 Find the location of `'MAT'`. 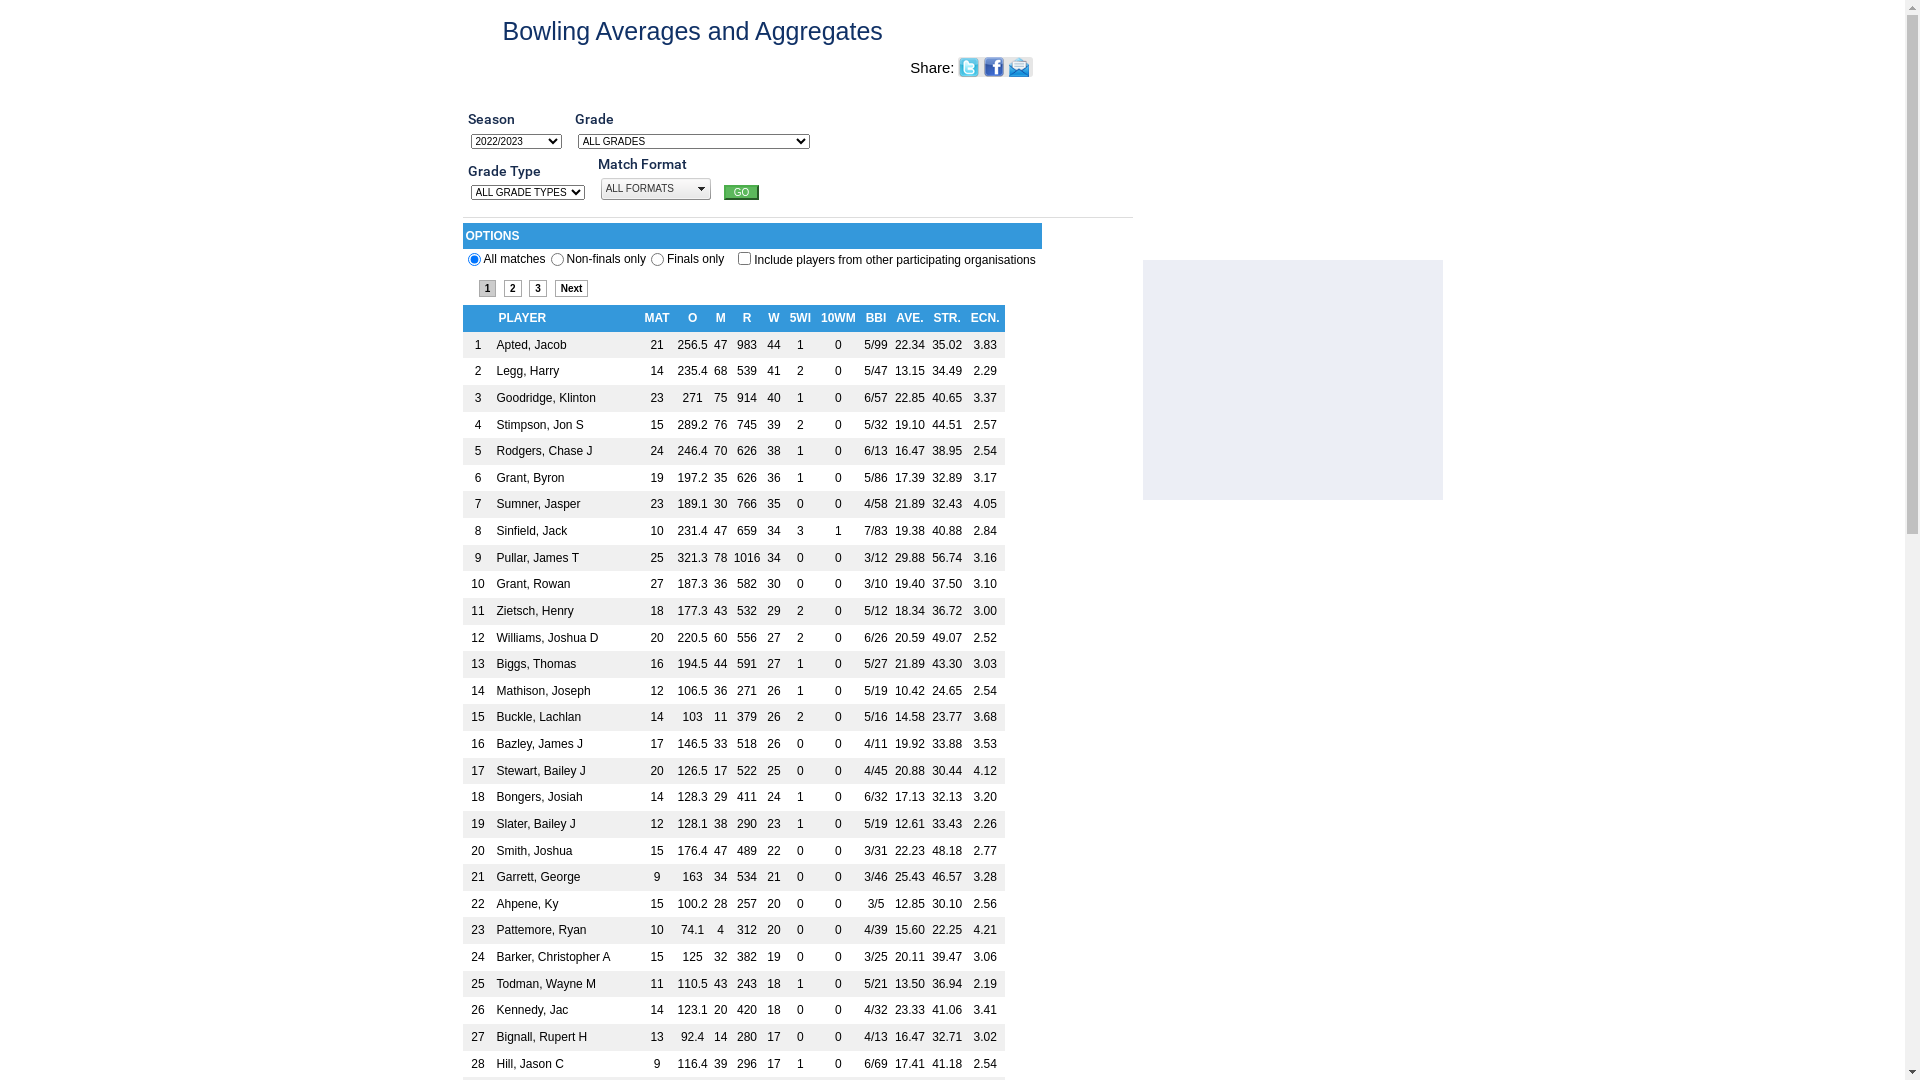

'MAT' is located at coordinates (656, 316).